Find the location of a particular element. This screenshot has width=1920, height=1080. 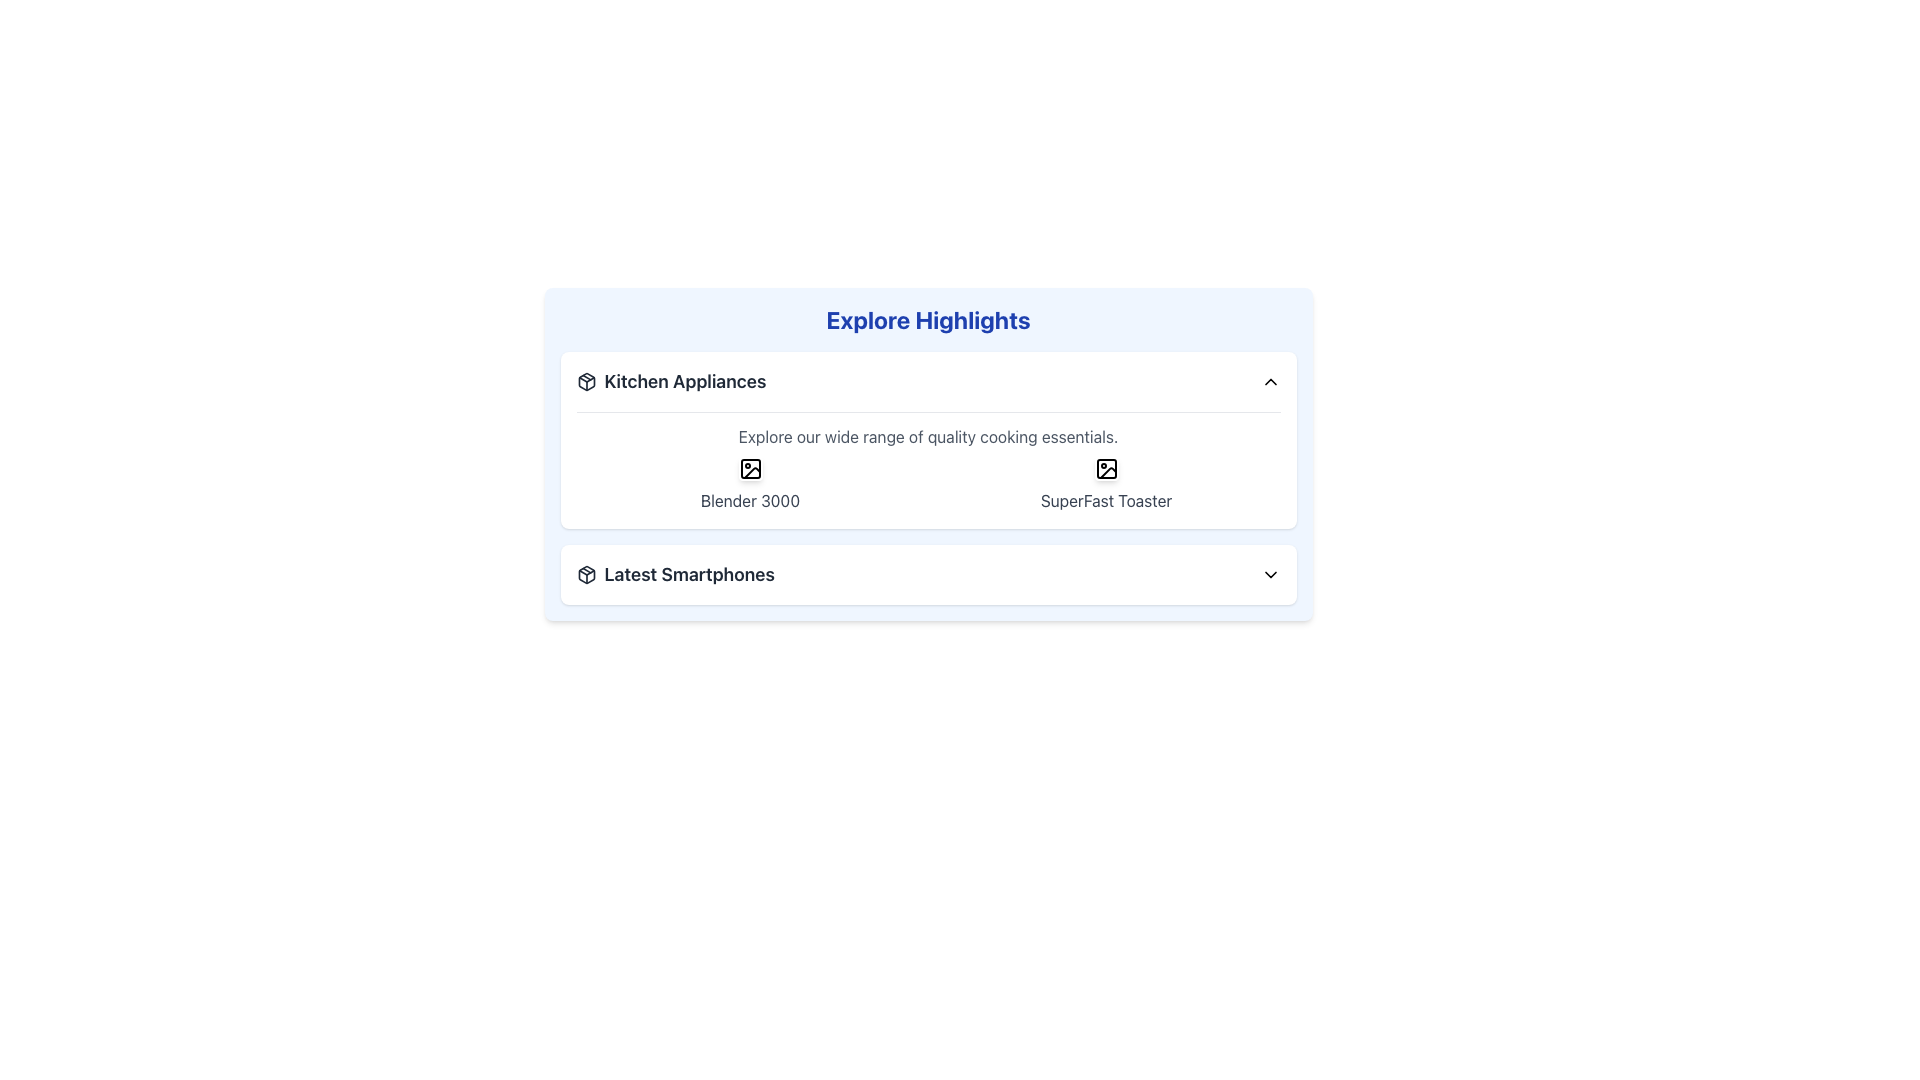

the image placeholder for the 'Blender 3000' product is located at coordinates (749, 469).